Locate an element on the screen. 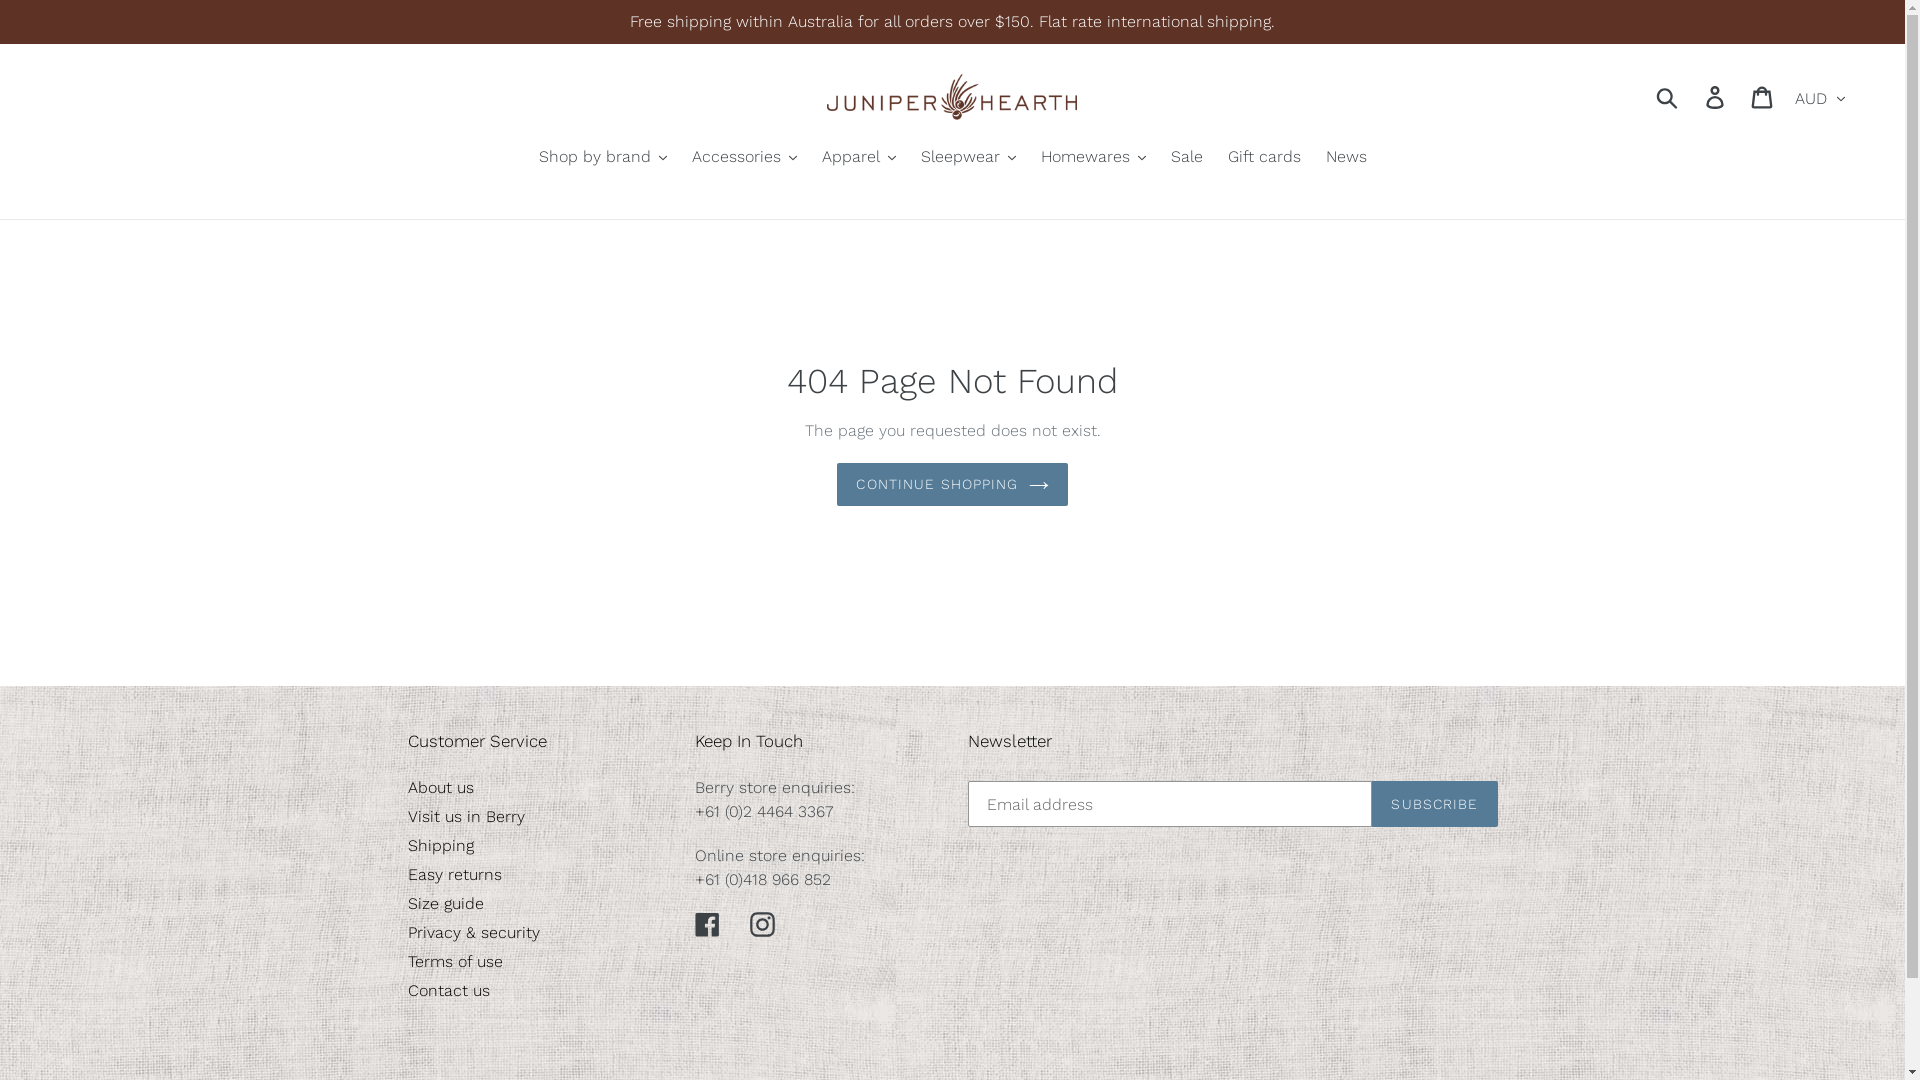  'Shipping' is located at coordinates (440, 845).